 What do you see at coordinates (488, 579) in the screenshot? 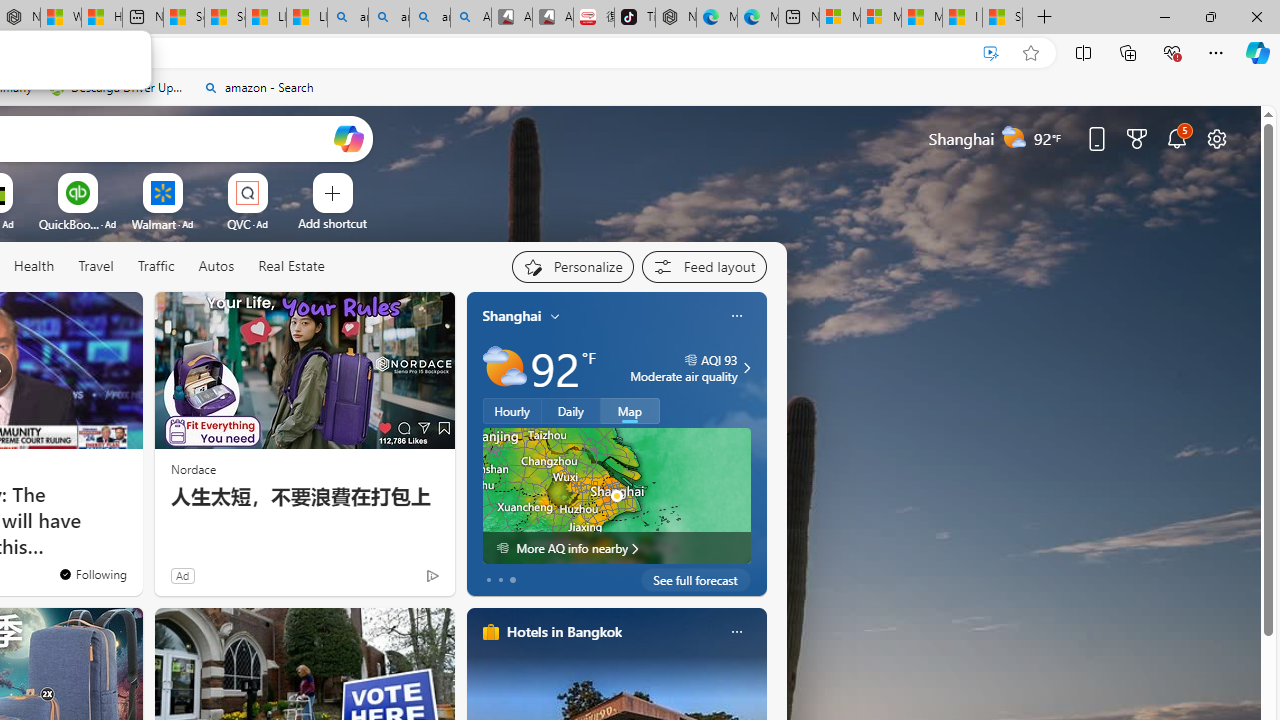
I see `'tab-0'` at bounding box center [488, 579].